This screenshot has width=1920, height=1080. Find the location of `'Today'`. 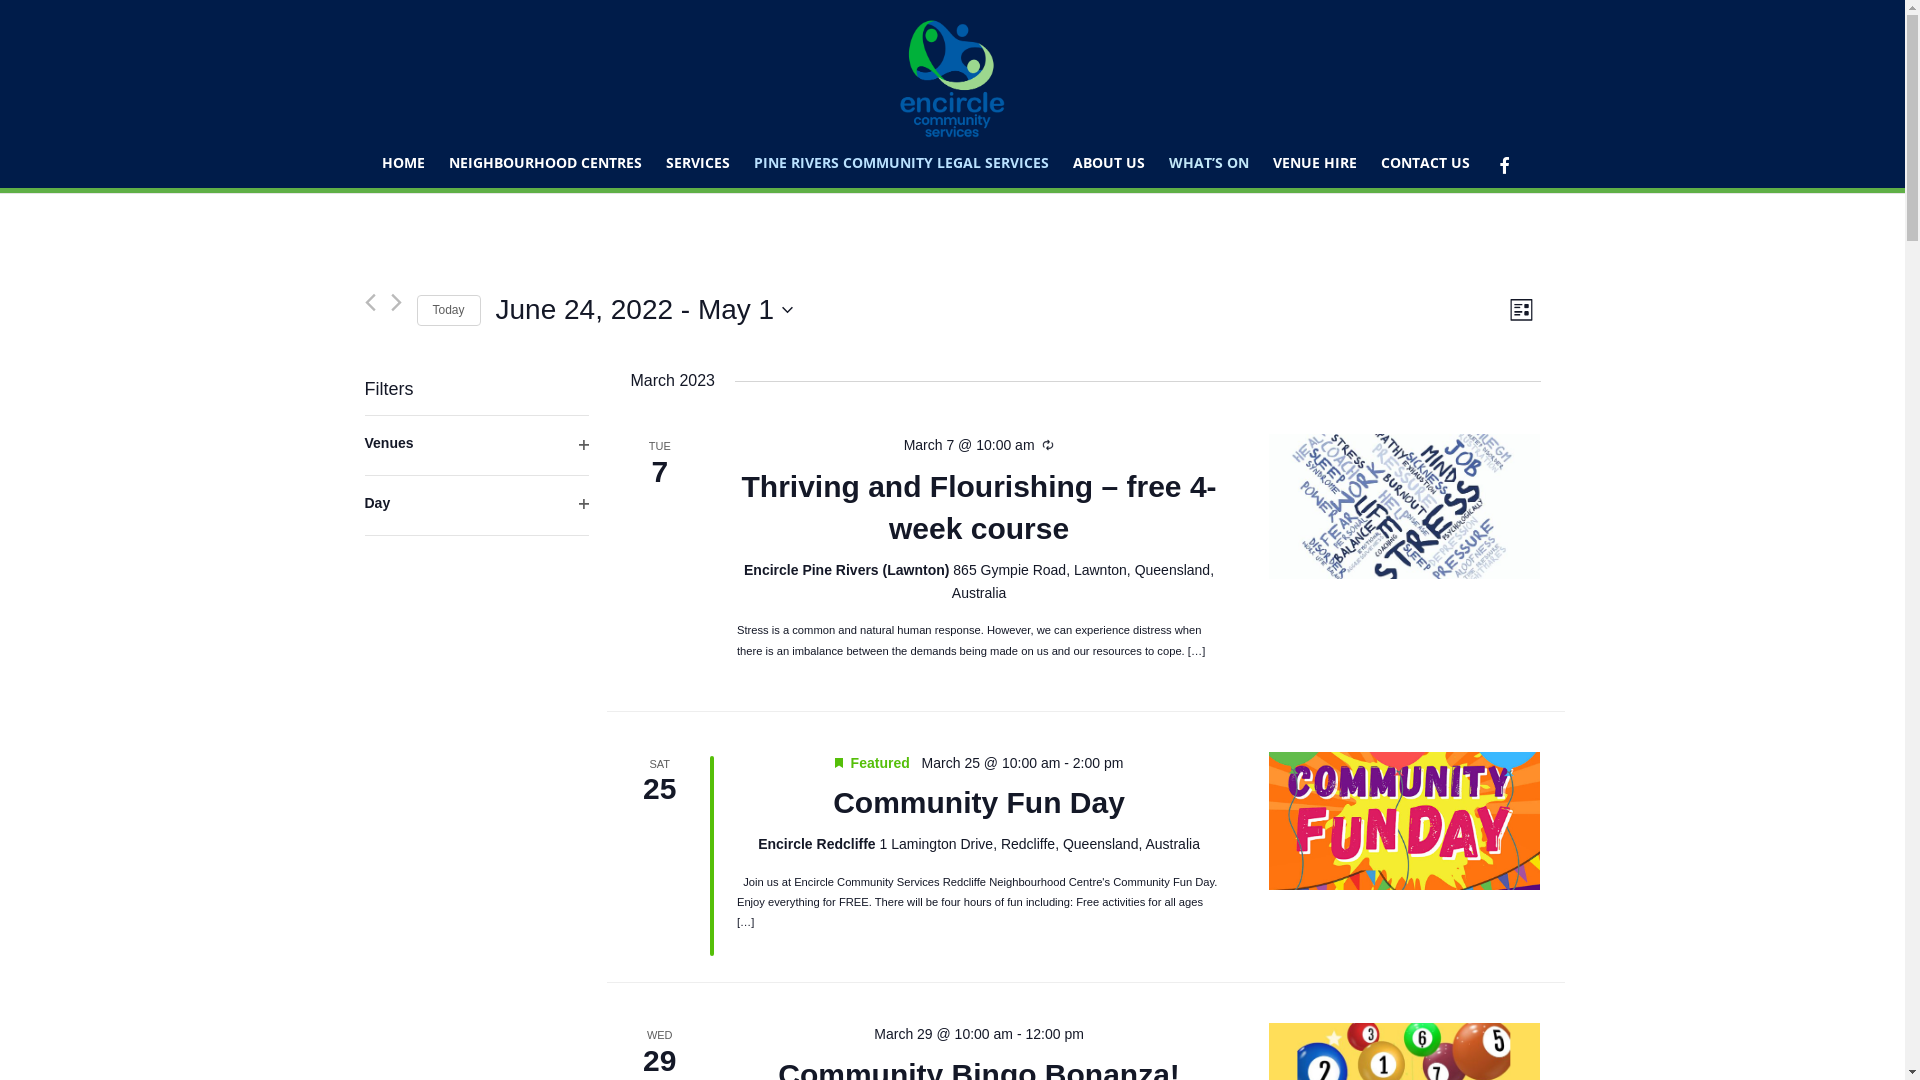

'Today' is located at coordinates (446, 310).